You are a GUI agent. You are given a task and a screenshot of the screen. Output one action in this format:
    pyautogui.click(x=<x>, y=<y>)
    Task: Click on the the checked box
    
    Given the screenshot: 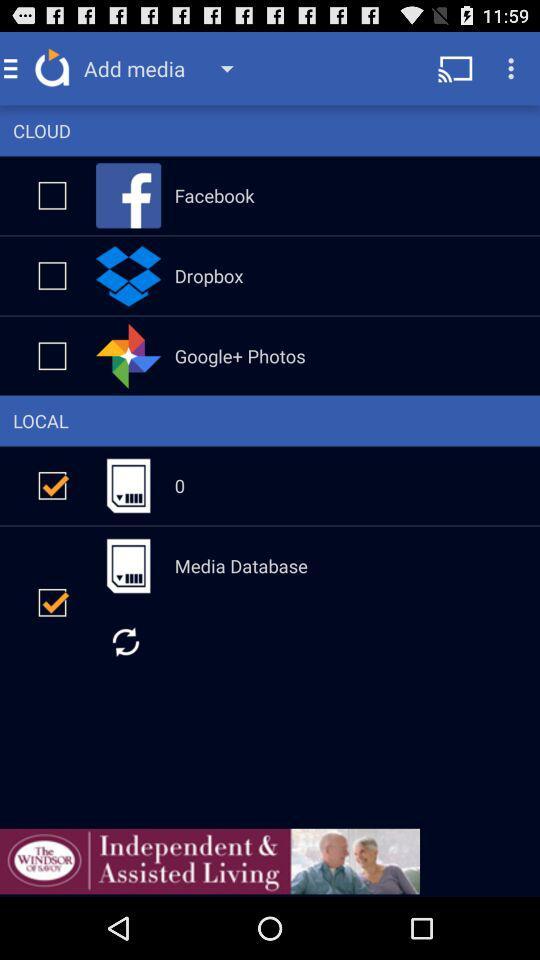 What is the action you would take?
    pyautogui.click(x=52, y=484)
    